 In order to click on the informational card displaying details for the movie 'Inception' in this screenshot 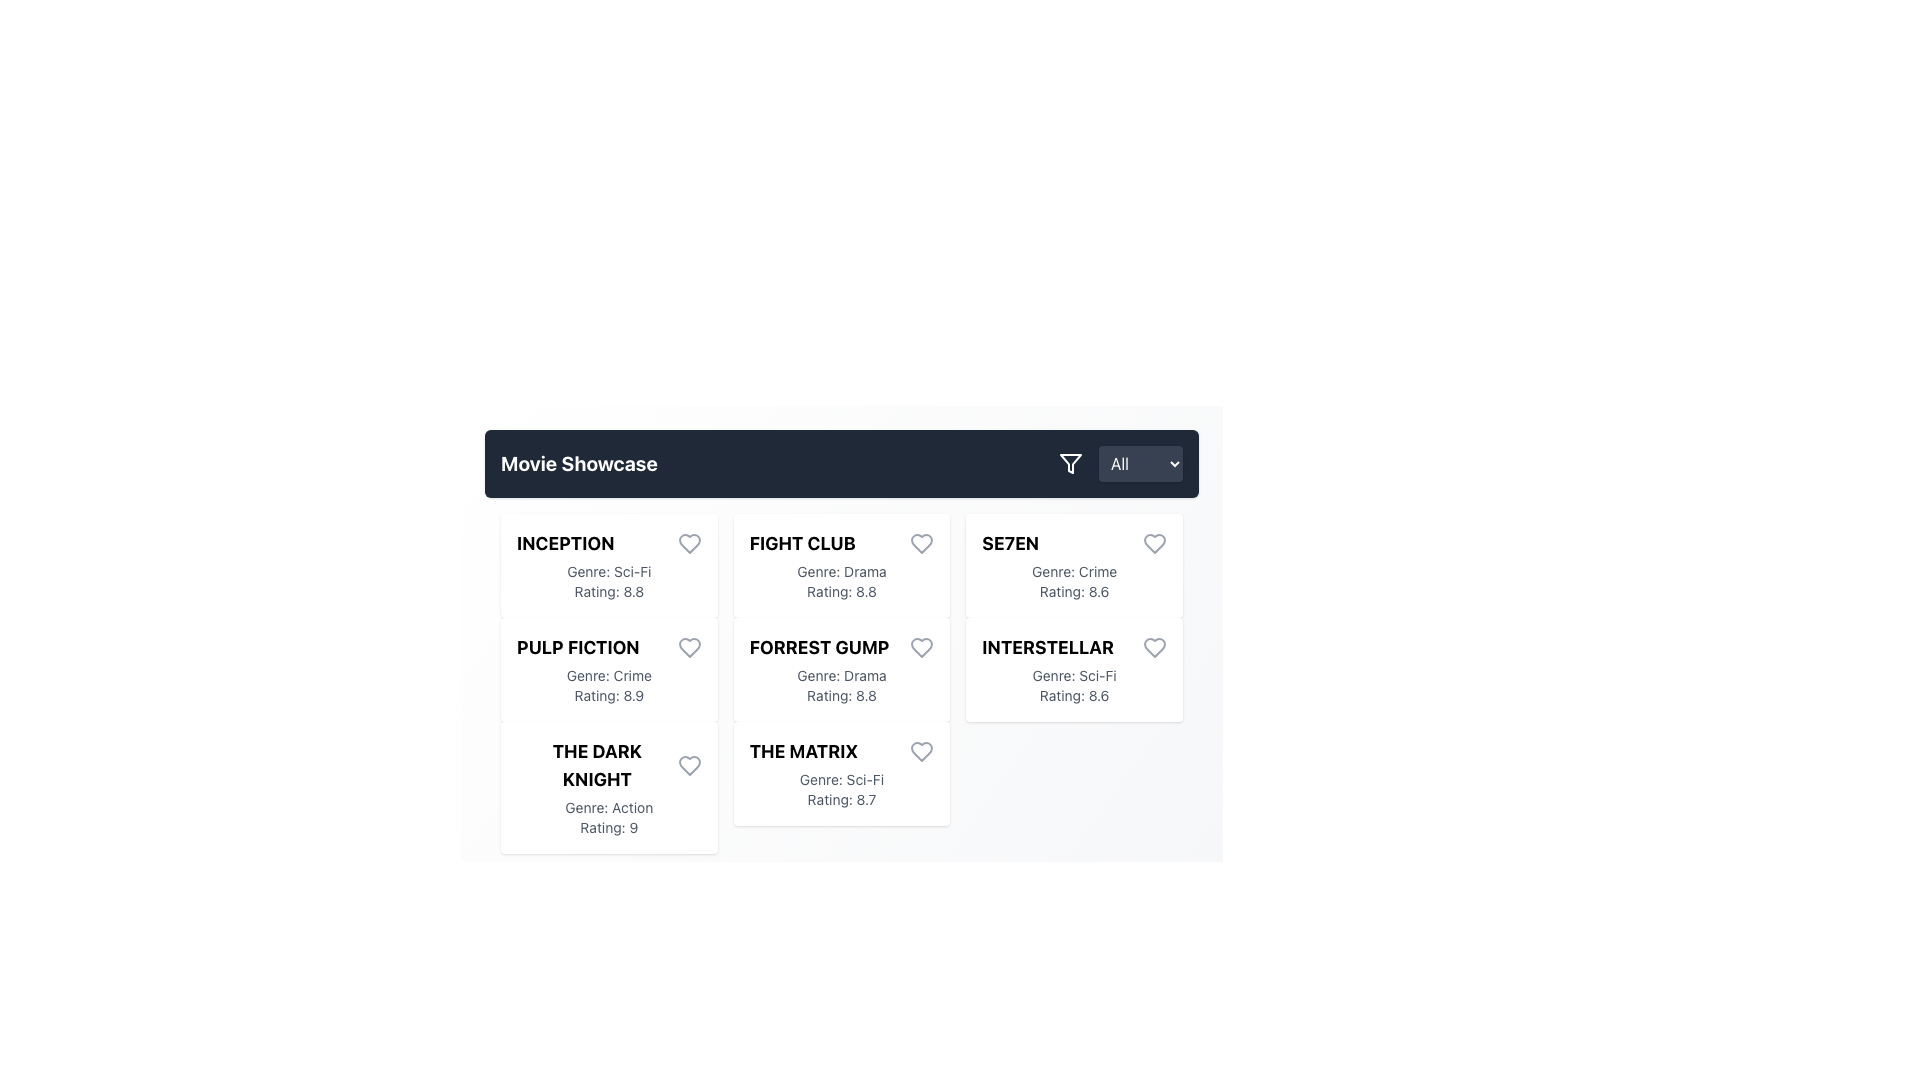, I will do `click(608, 566)`.